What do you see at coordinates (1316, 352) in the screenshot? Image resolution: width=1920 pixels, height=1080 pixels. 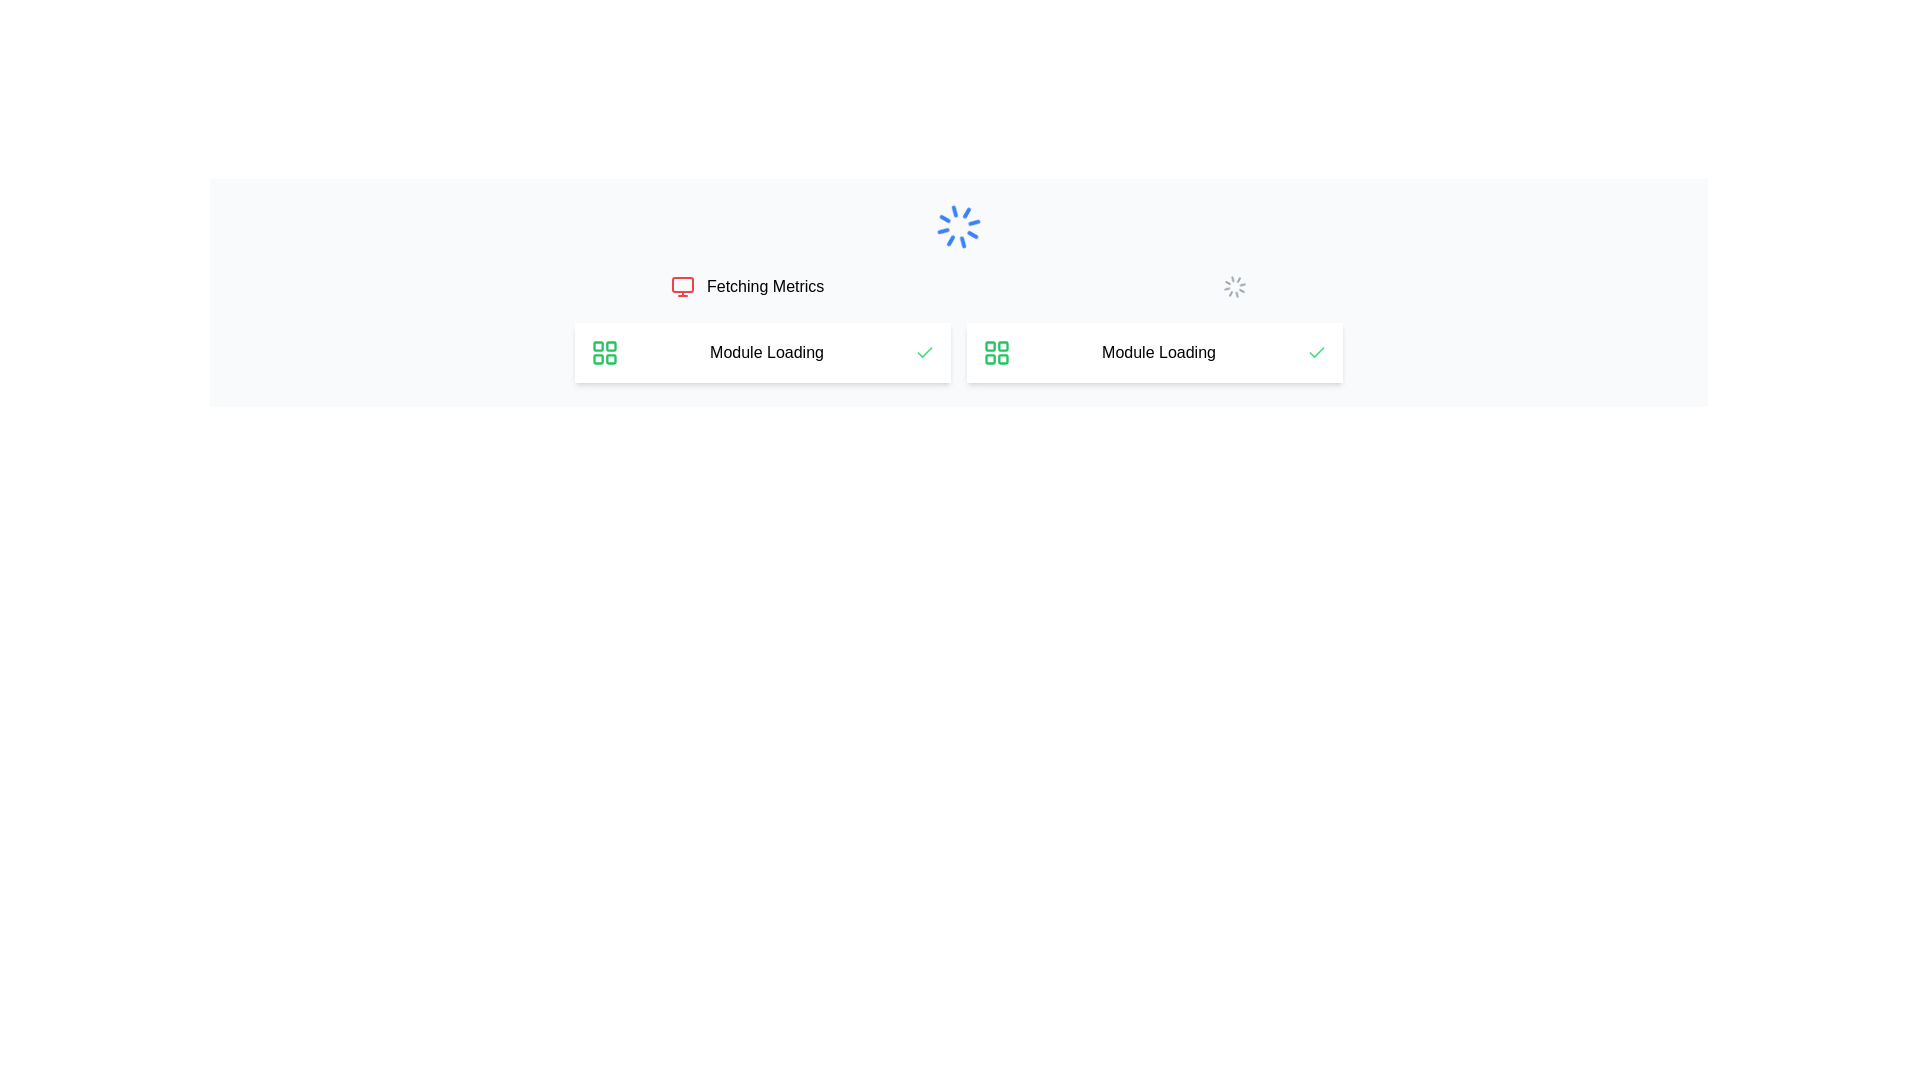 I see `the small green checkmark icon located at the far right end of the 'Module Loading' panel` at bounding box center [1316, 352].